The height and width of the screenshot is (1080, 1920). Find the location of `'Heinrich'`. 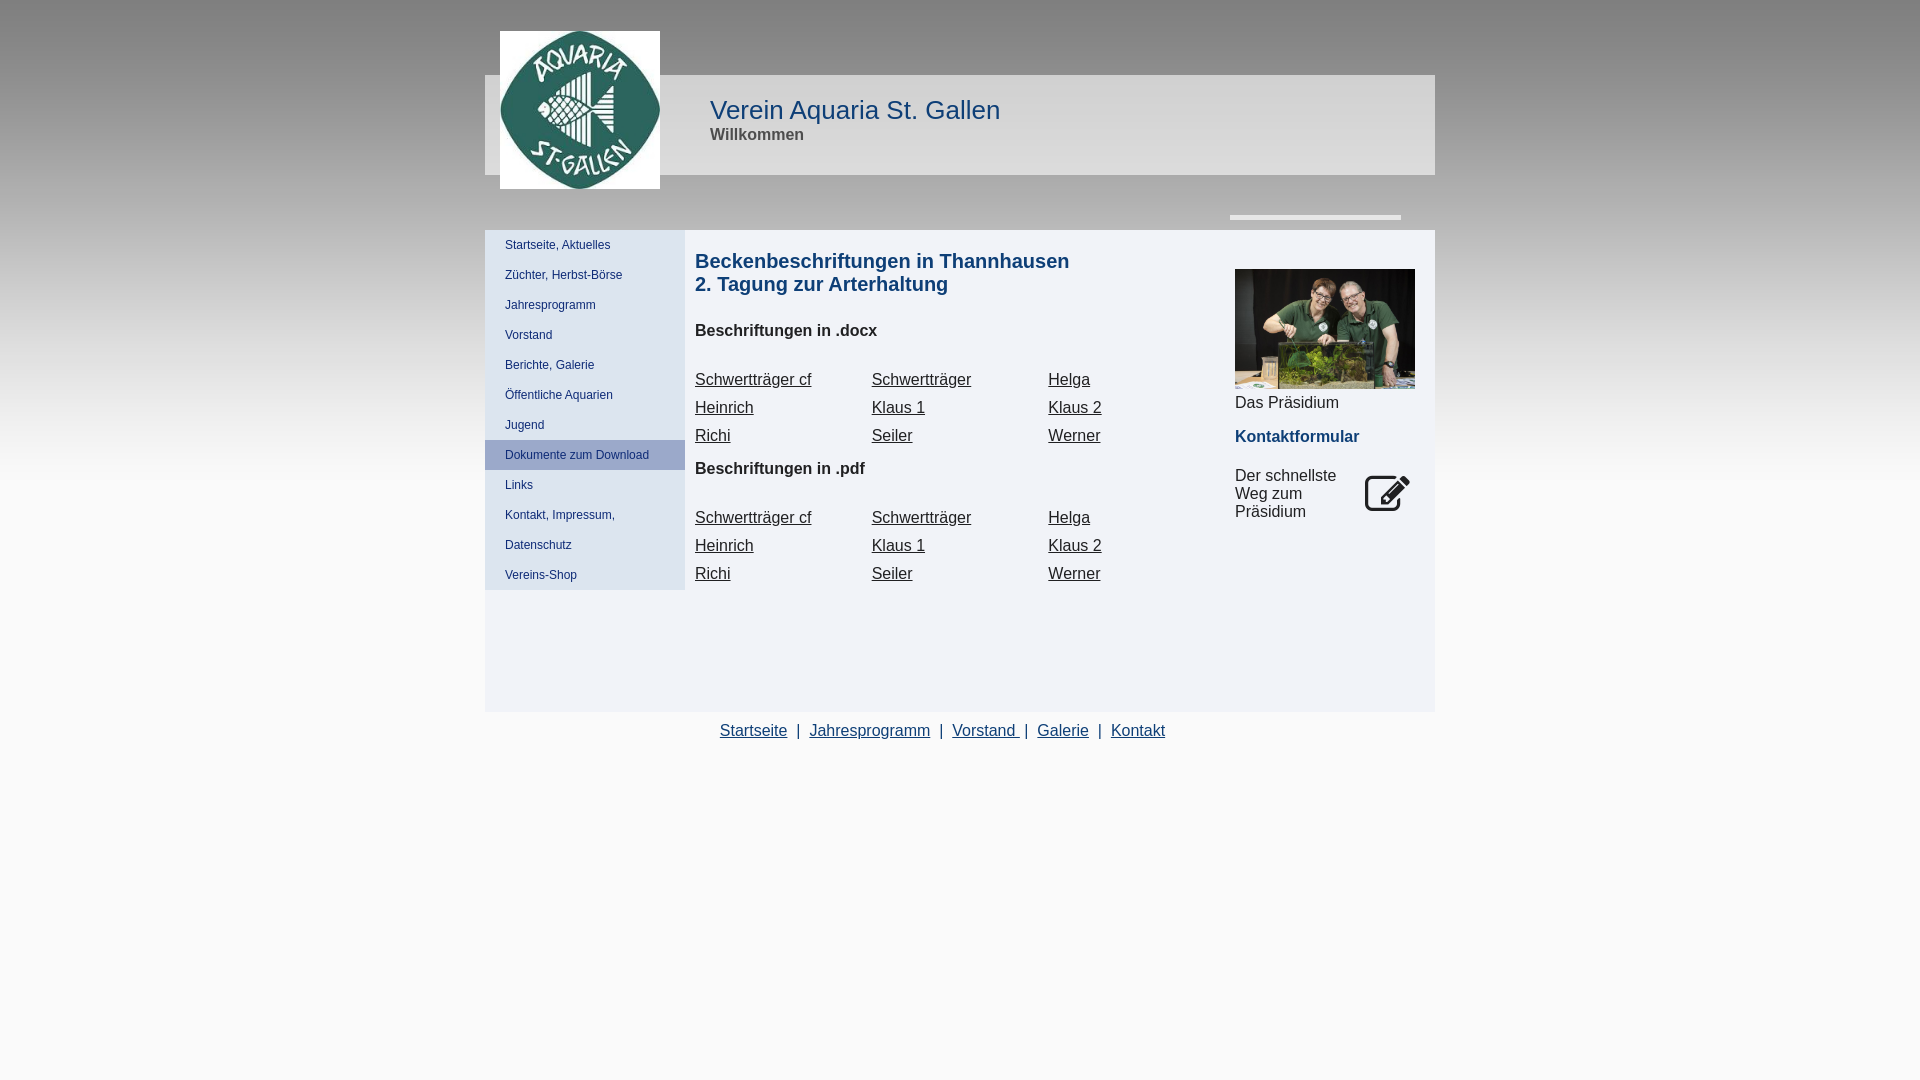

'Heinrich' is located at coordinates (723, 545).